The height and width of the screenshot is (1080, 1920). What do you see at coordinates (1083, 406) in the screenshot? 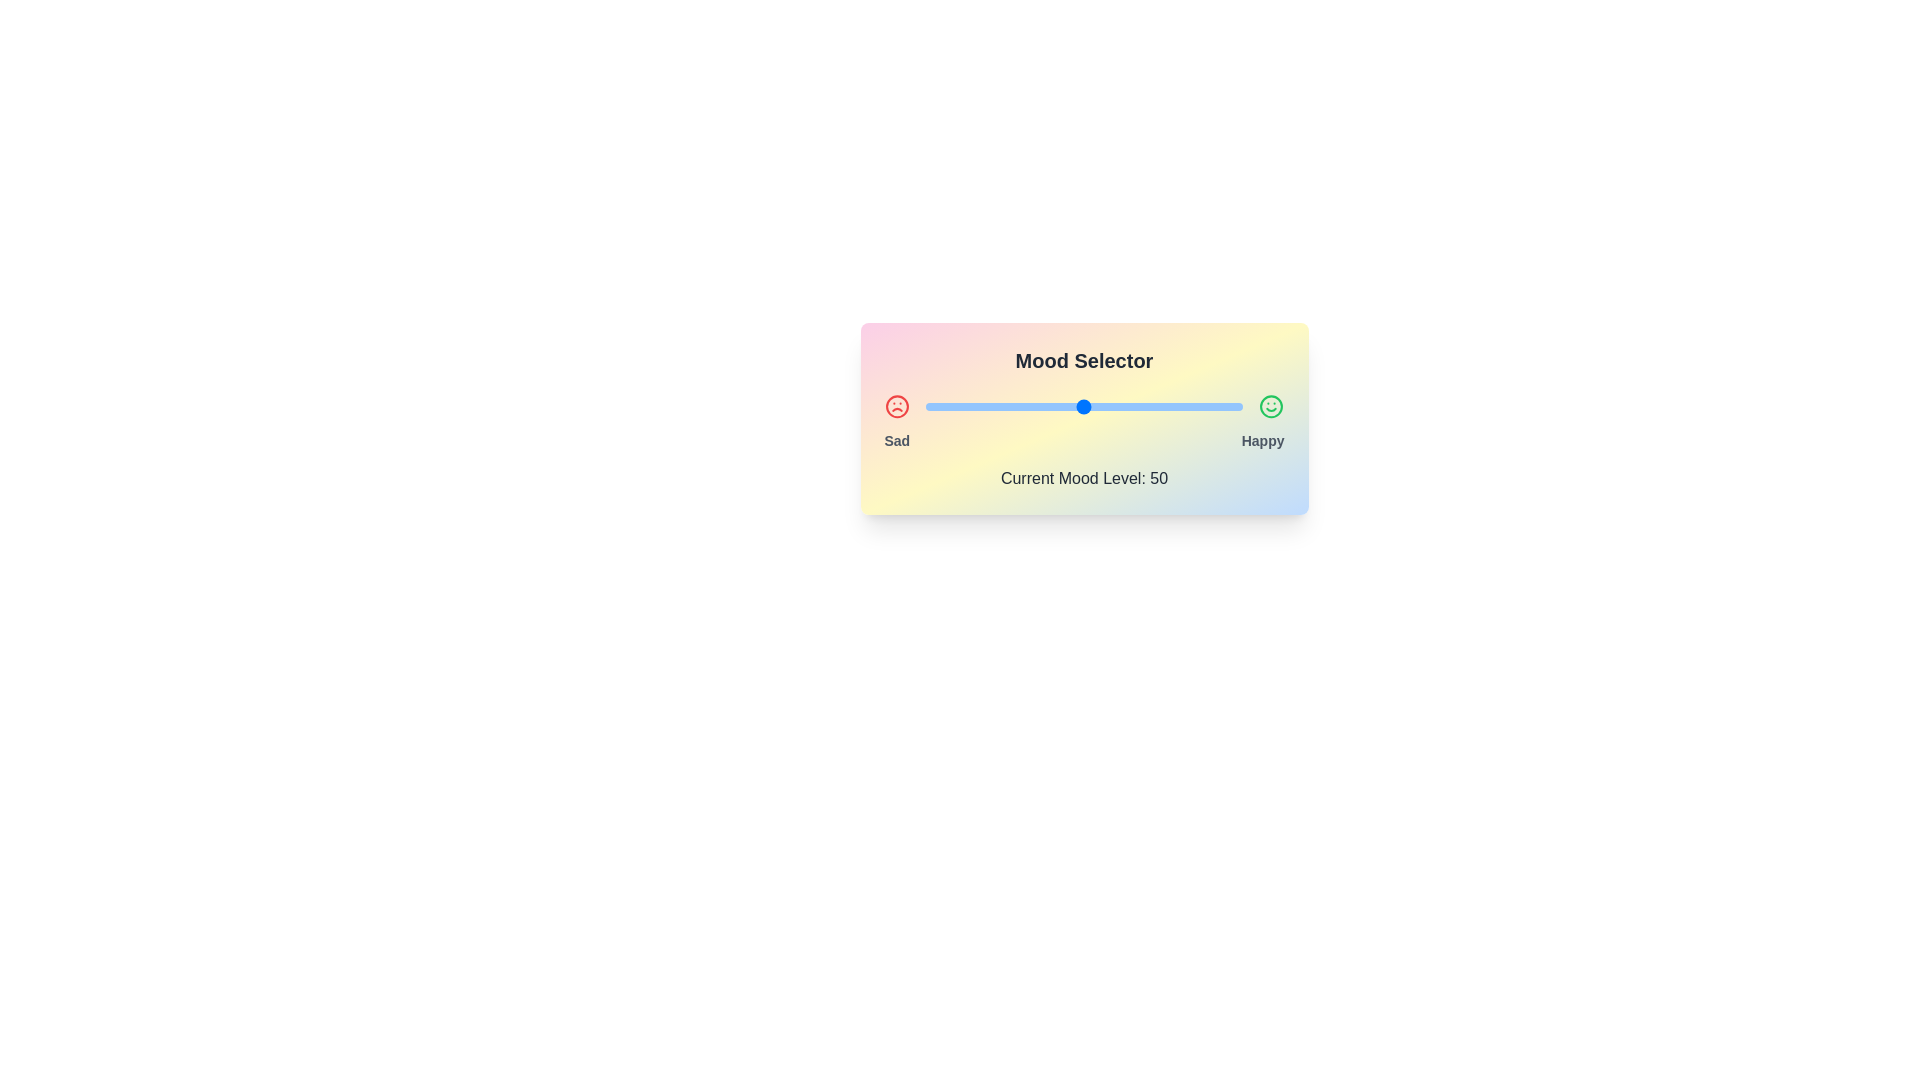
I see `the slider input to focus it for keyboard adjustments` at bounding box center [1083, 406].